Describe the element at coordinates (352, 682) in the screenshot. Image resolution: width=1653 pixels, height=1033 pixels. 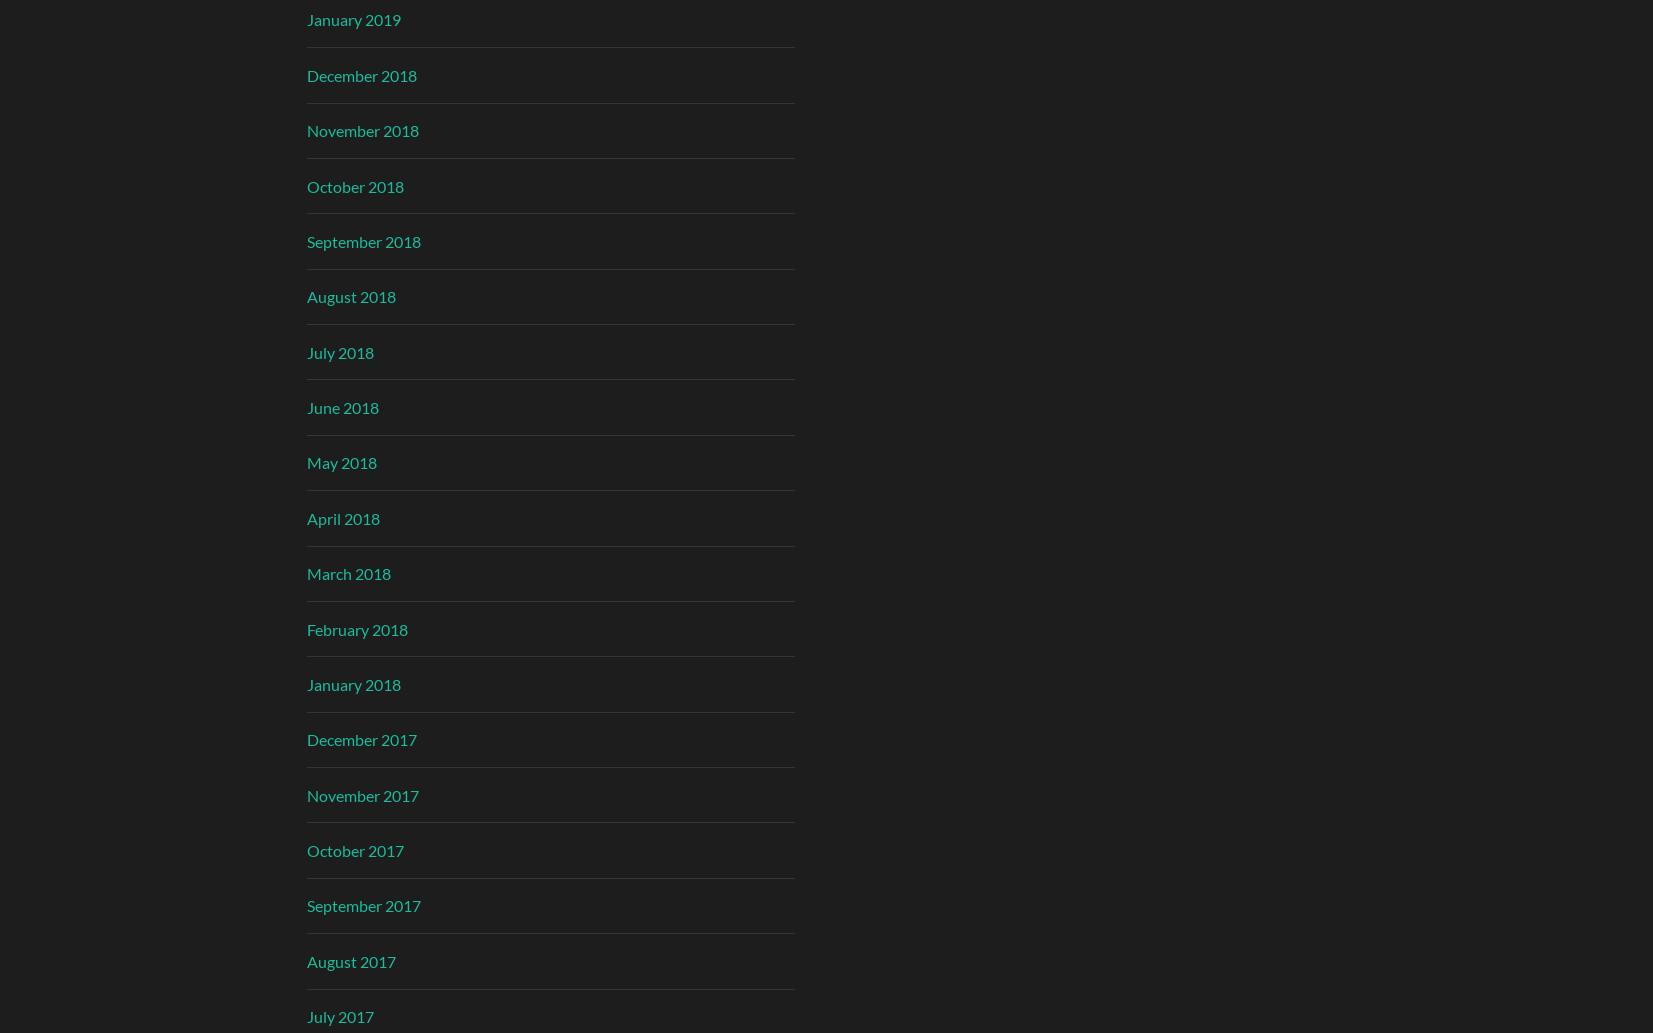
I see `'January 2018'` at that location.